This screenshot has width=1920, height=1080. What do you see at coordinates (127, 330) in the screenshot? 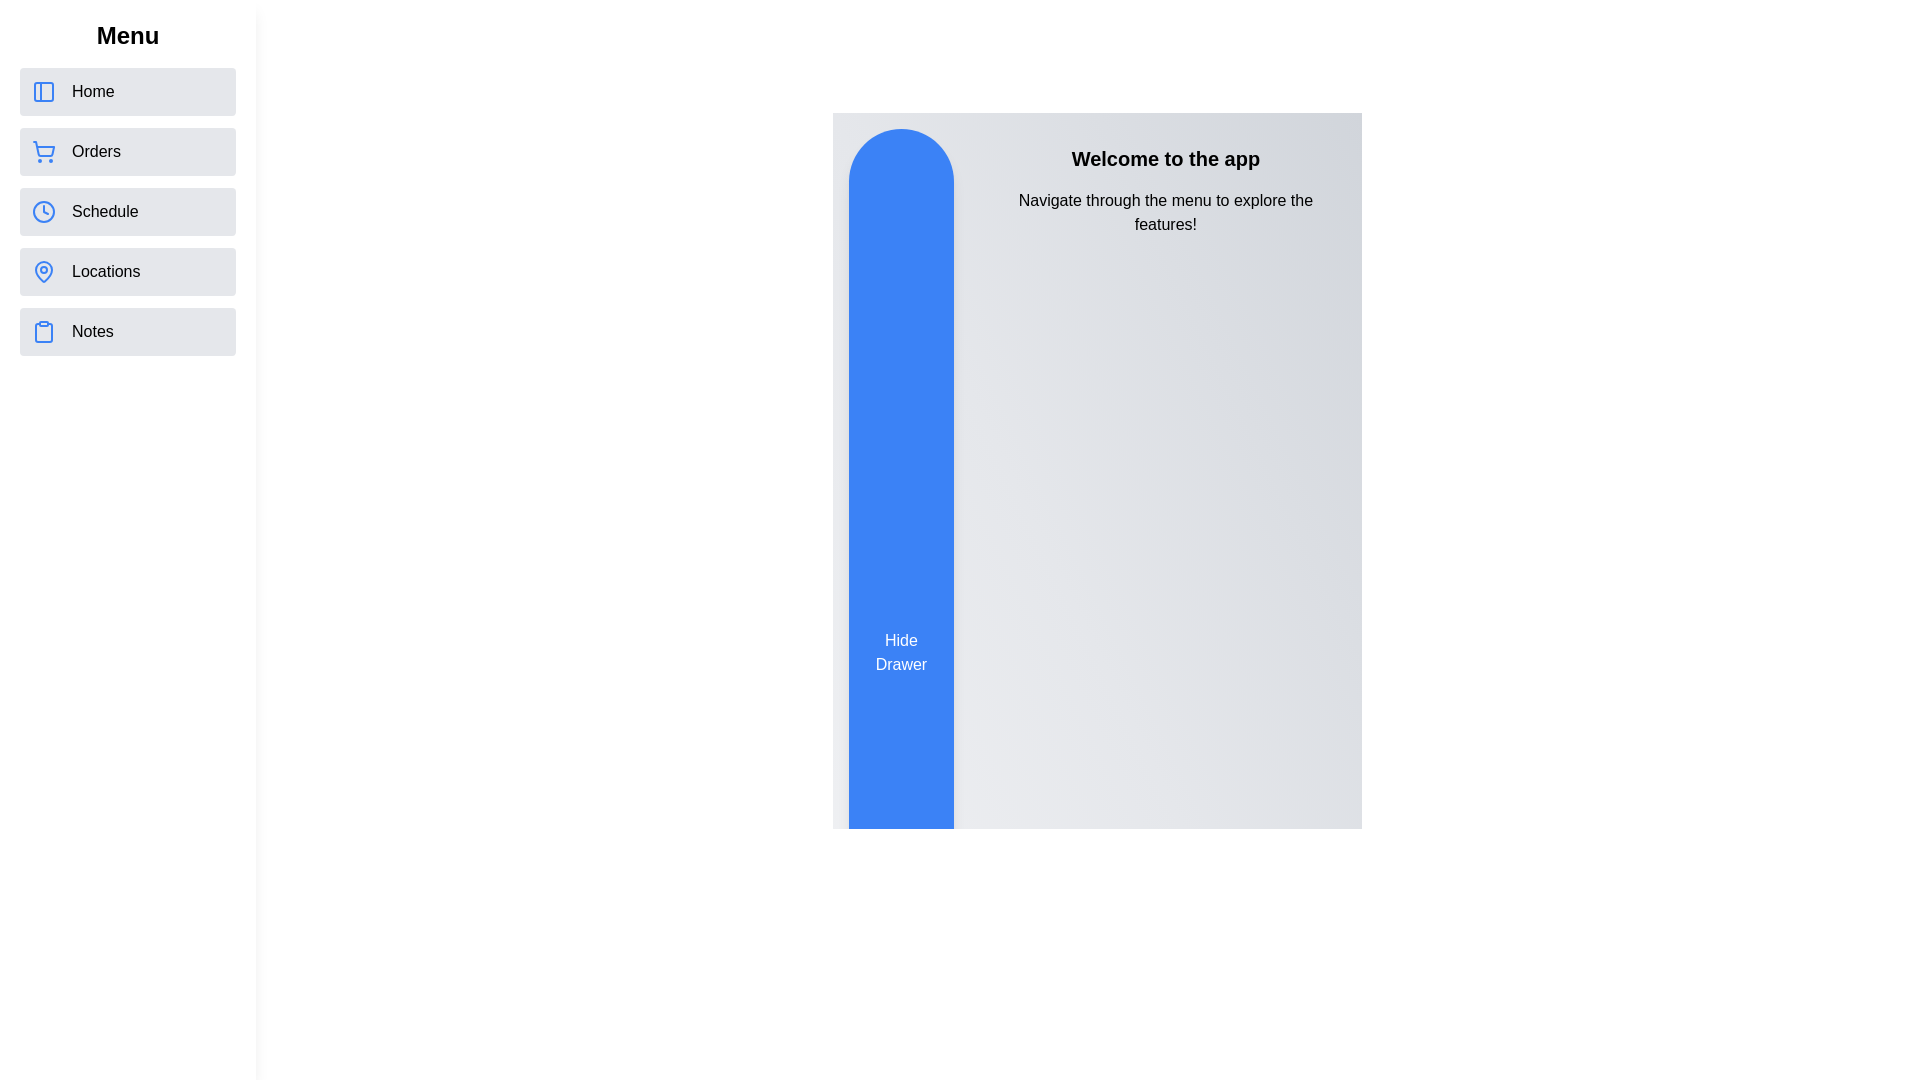
I see `the menu item Notes to navigate` at bounding box center [127, 330].